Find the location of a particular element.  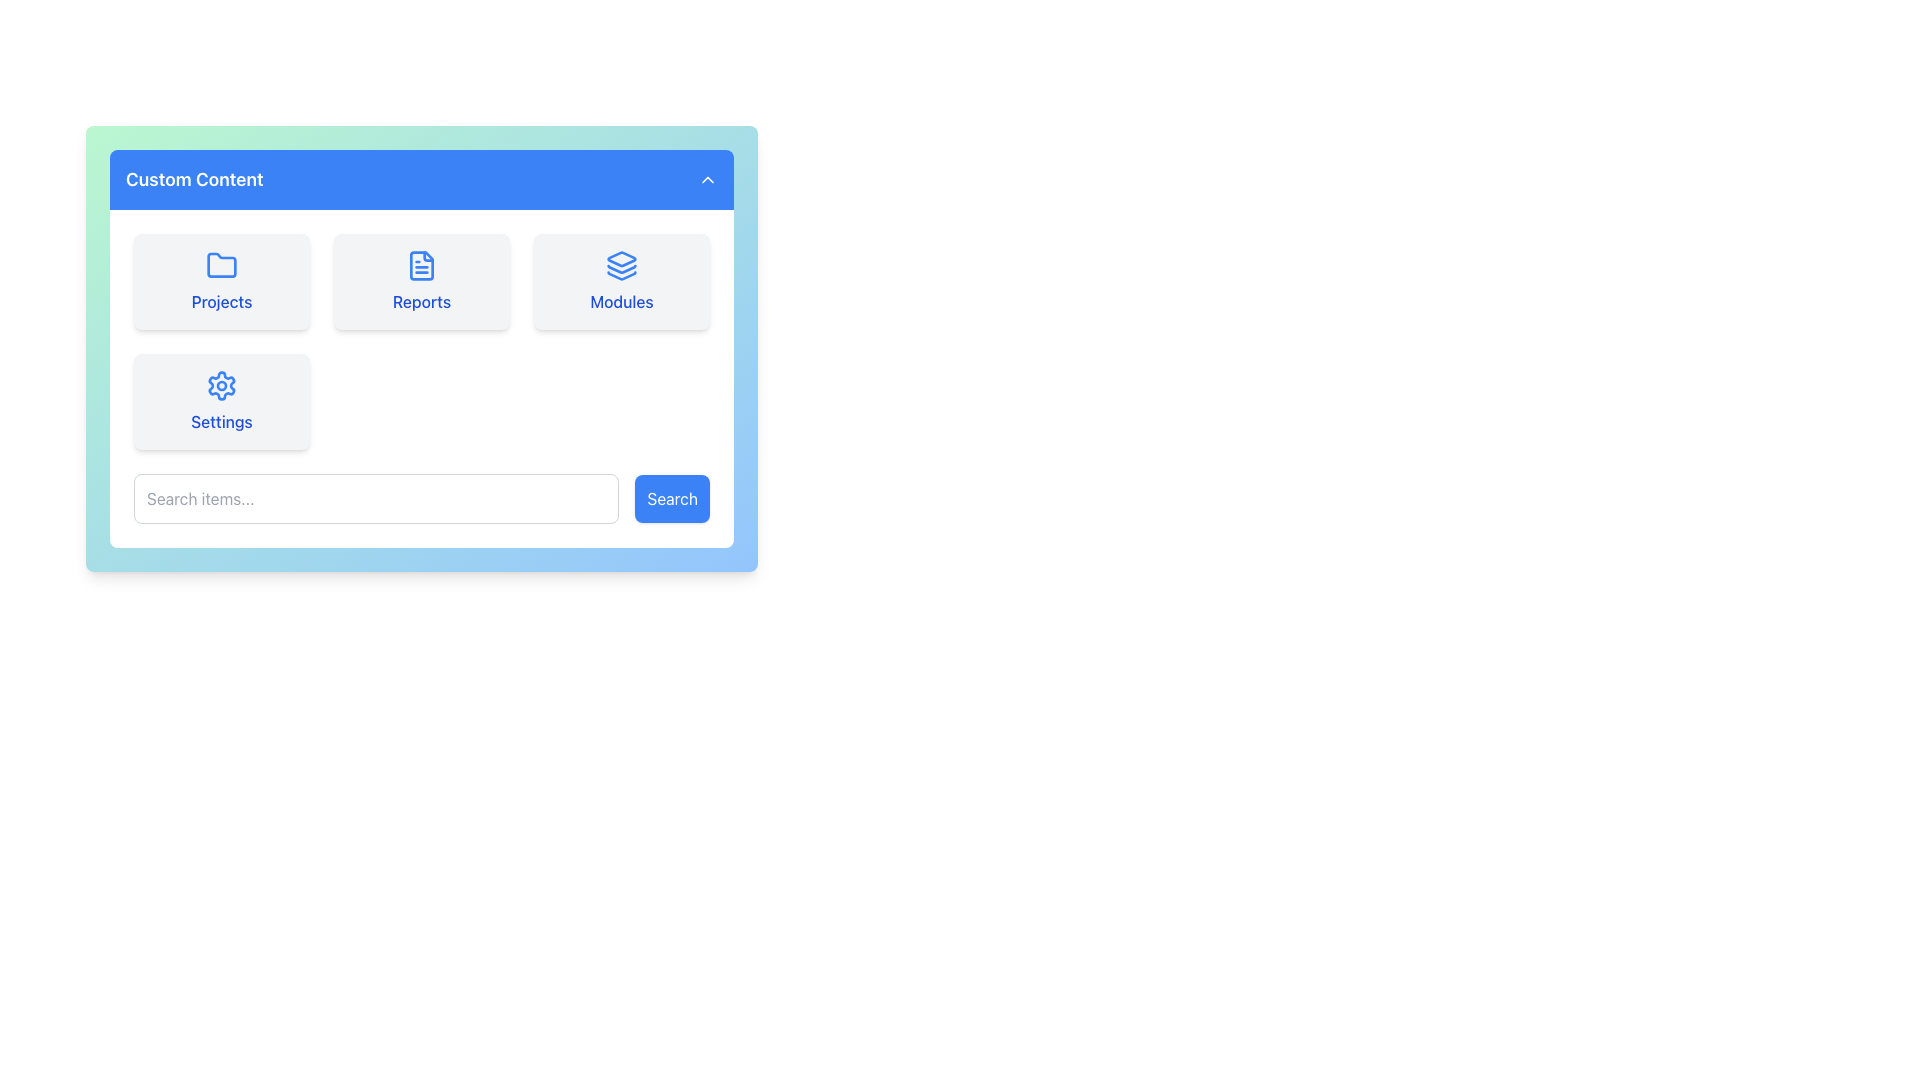

the Modules card containing the stack-like icon represented in blue color, located at the top-right corner of the interface is located at coordinates (621, 265).